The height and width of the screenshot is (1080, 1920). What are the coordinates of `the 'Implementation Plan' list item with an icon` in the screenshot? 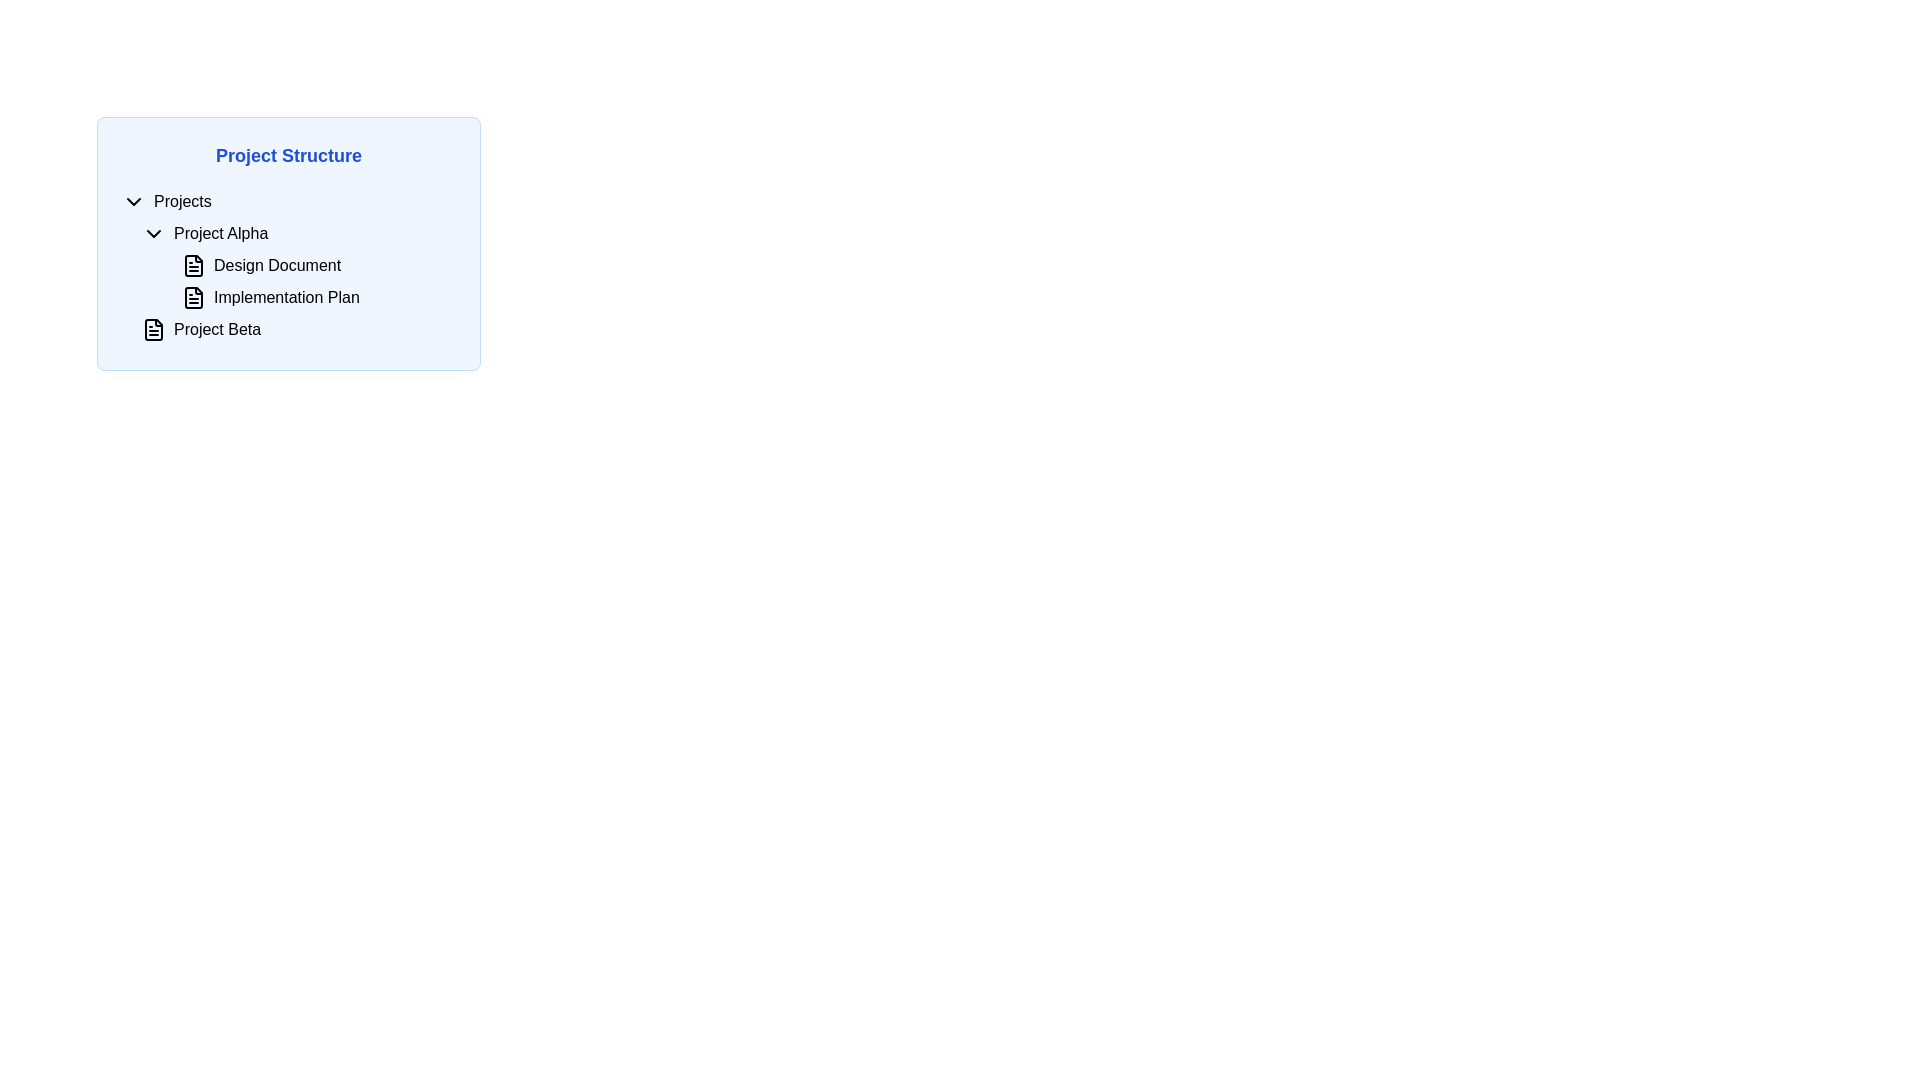 It's located at (317, 297).